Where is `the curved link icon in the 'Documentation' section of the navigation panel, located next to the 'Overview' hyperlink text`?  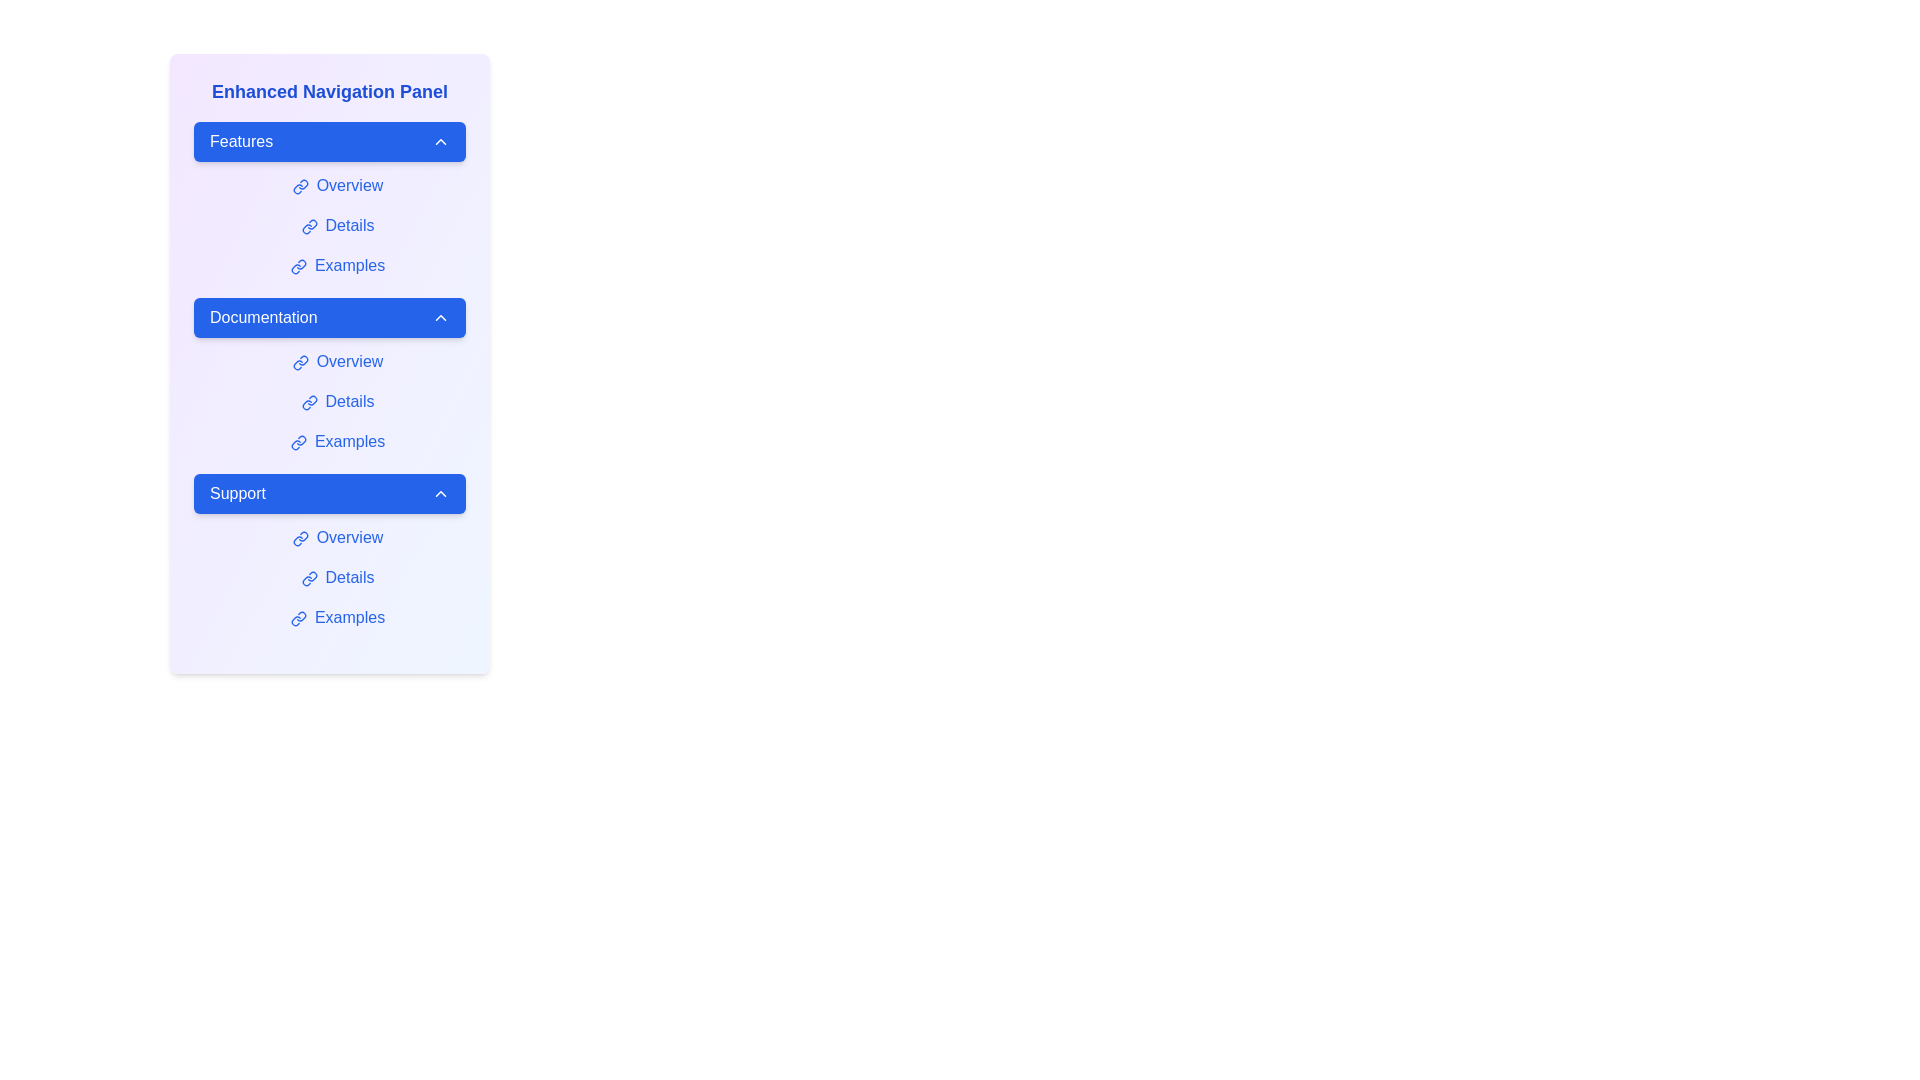
the curved link icon in the 'Documentation' section of the navigation panel, located next to the 'Overview' hyperlink text is located at coordinates (296, 365).